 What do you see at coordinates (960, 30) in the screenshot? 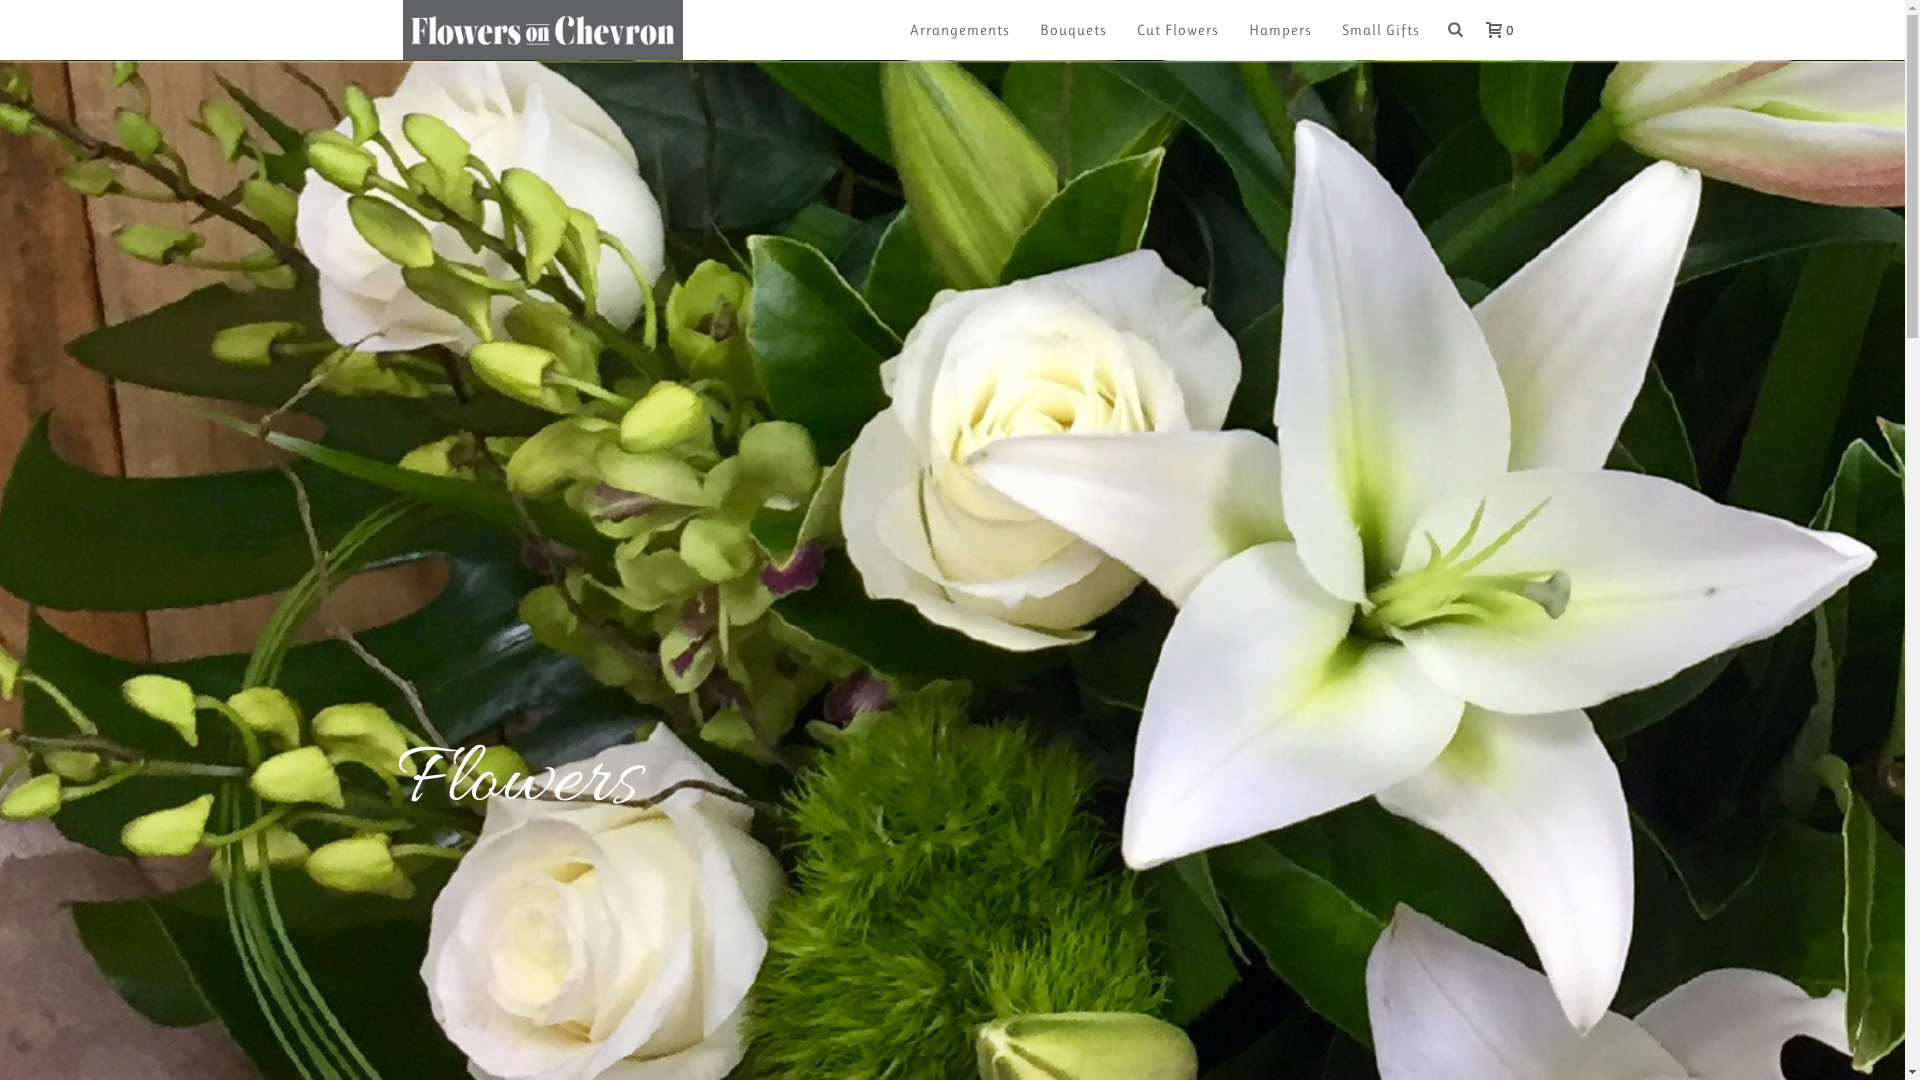
I see `'Arrangements'` at bounding box center [960, 30].